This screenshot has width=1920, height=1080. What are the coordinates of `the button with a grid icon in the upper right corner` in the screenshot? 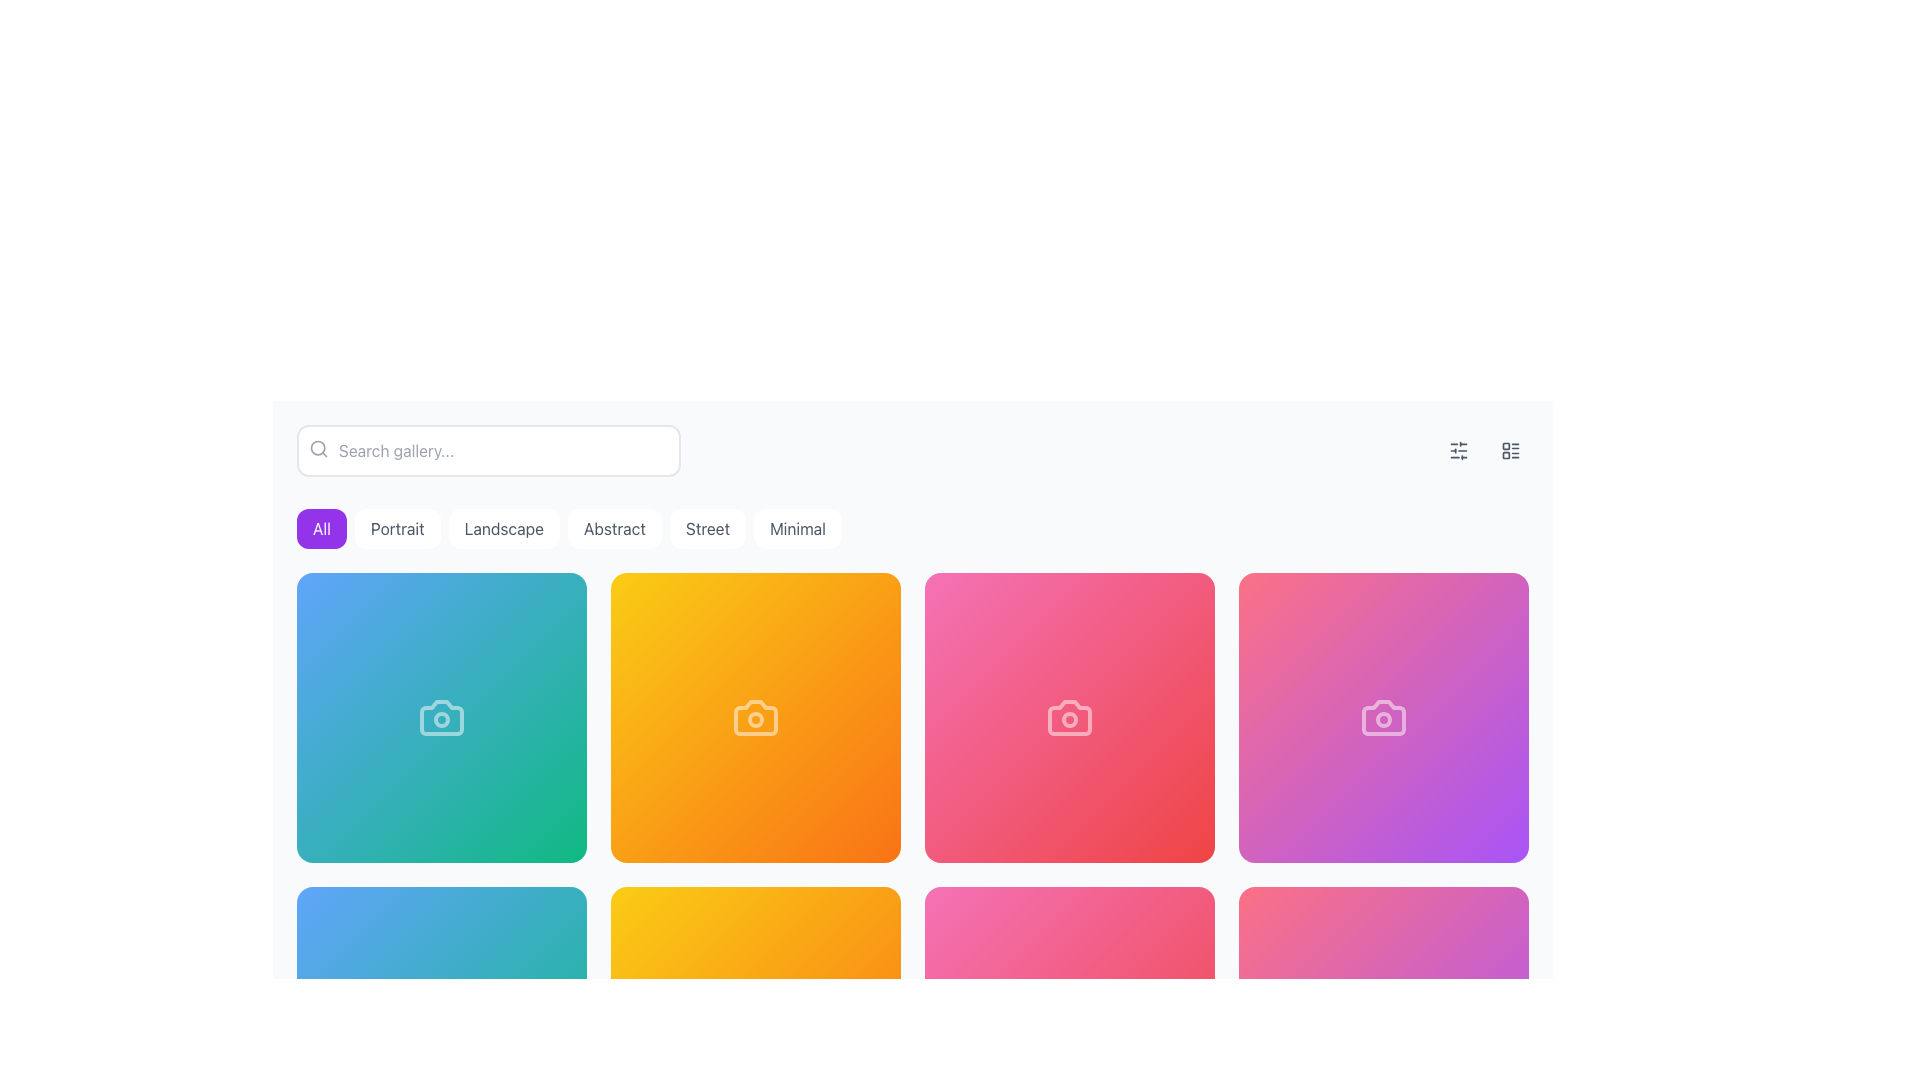 It's located at (1511, 451).